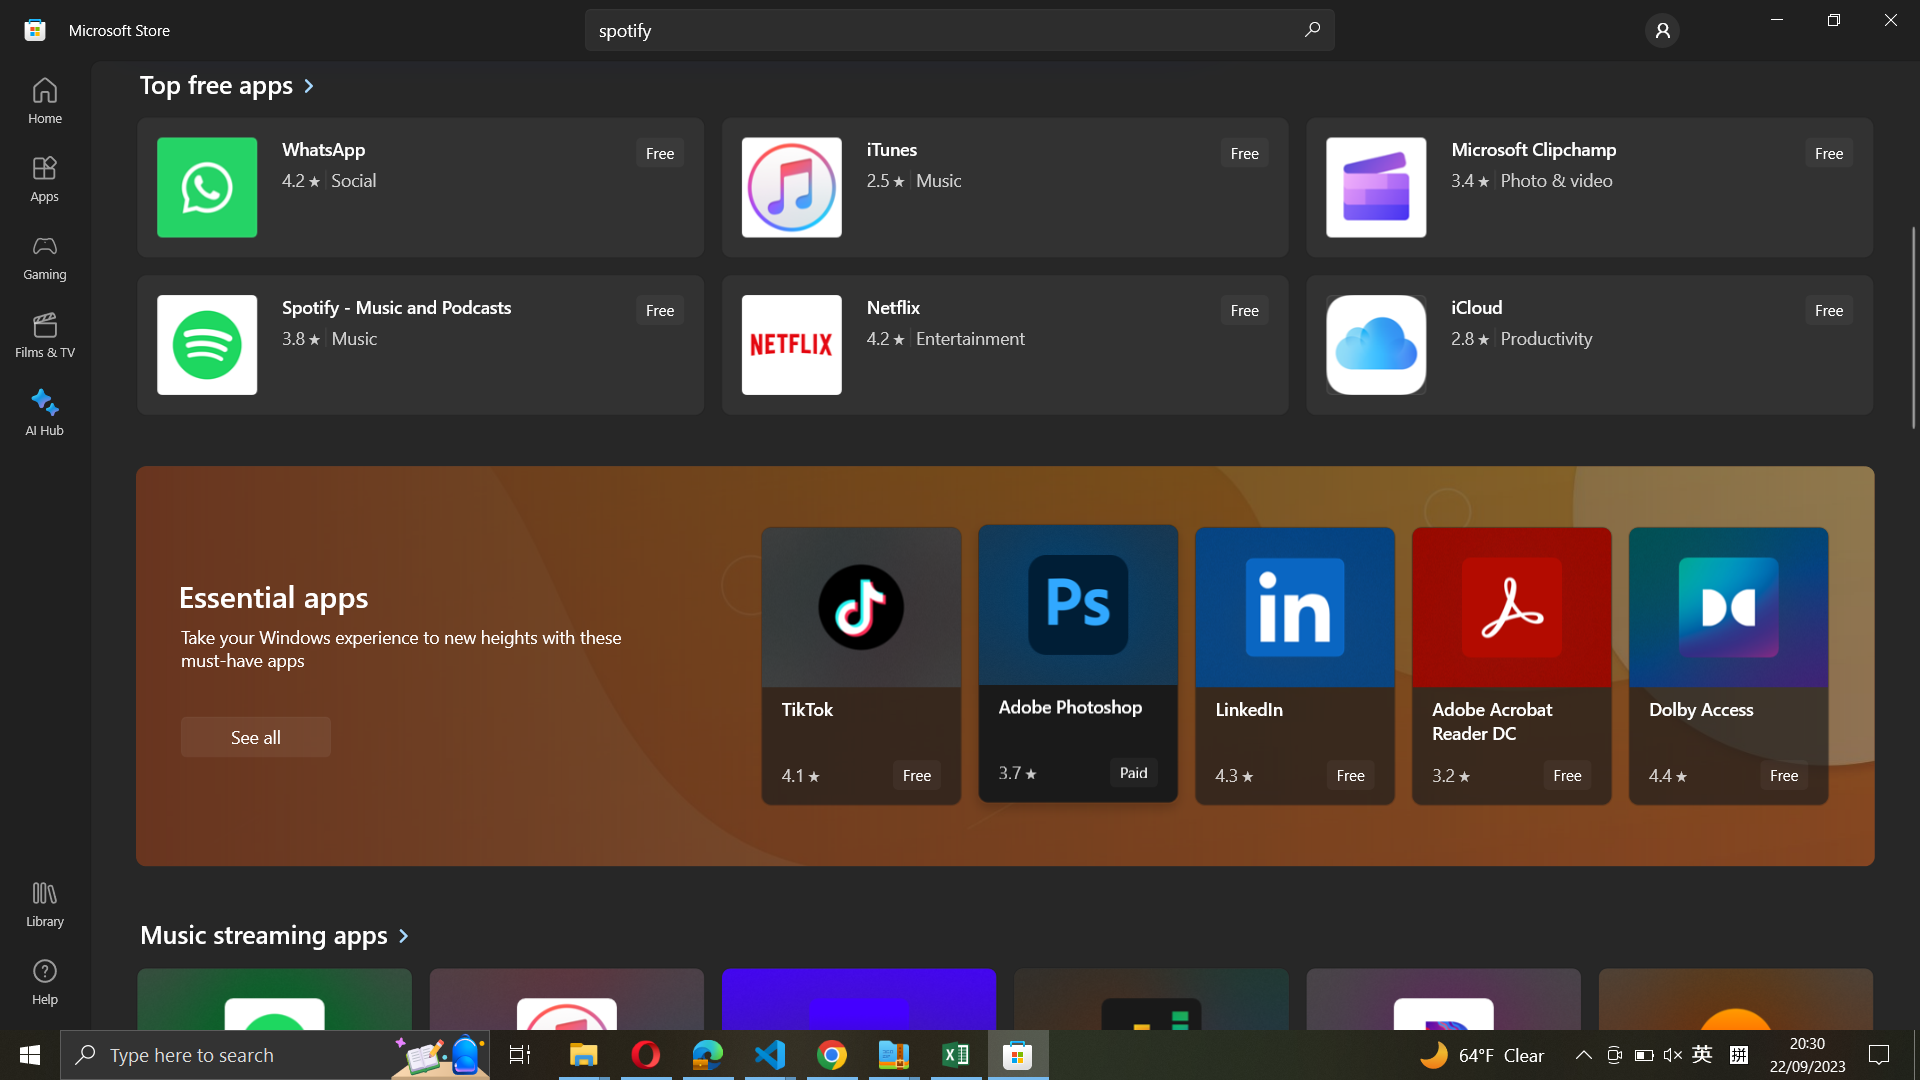 This screenshot has width=1920, height=1080. I want to click on Execute Photoshop software, so click(2069760, 718200).